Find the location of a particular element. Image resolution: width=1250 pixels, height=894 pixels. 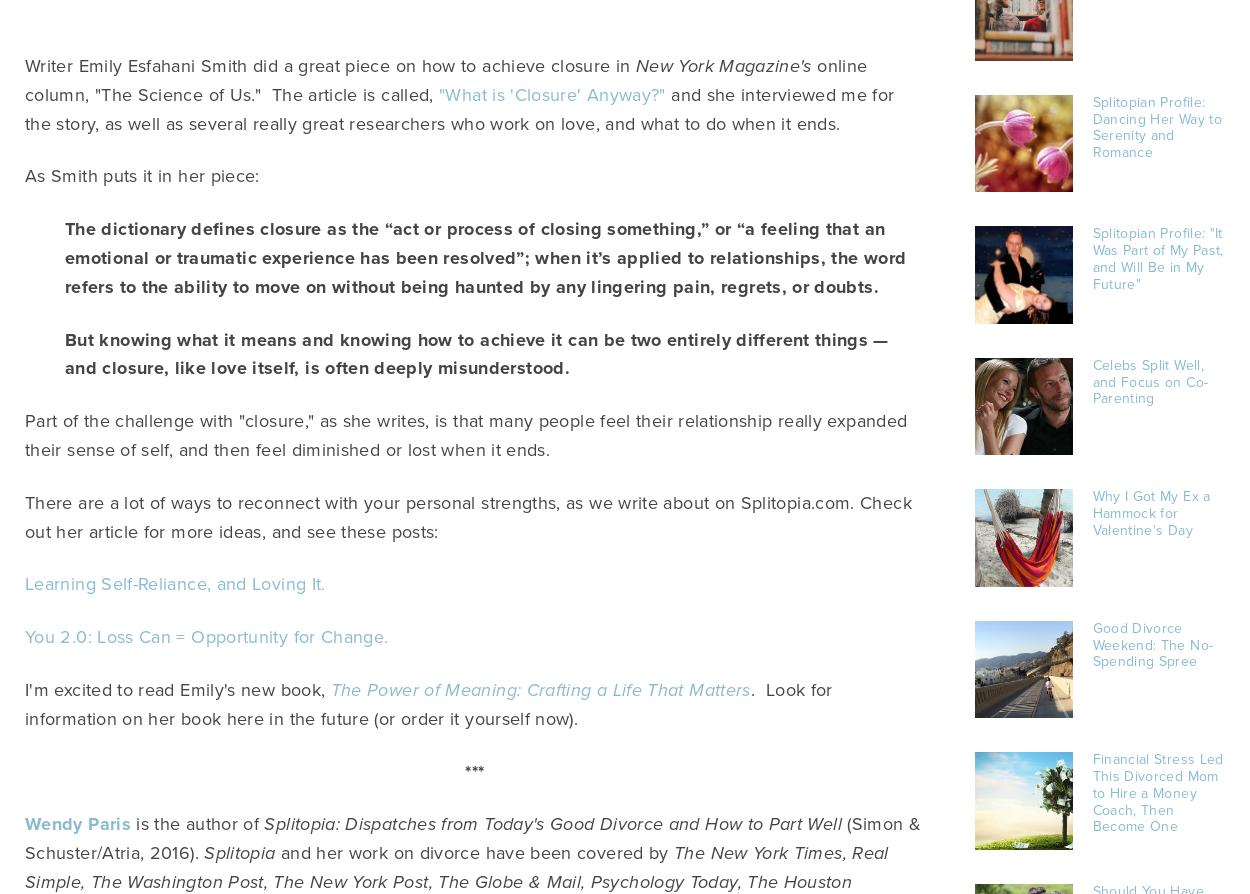

'The dictionary defines closure as the “act or process of closing something,” or “a feeling that an emotional or traumatic experience has been resolved”; when it’s applied to relationships, the word refers to the ability to move on without being haunted by any lingering pain, regrets, or doubts.' is located at coordinates (484, 256).